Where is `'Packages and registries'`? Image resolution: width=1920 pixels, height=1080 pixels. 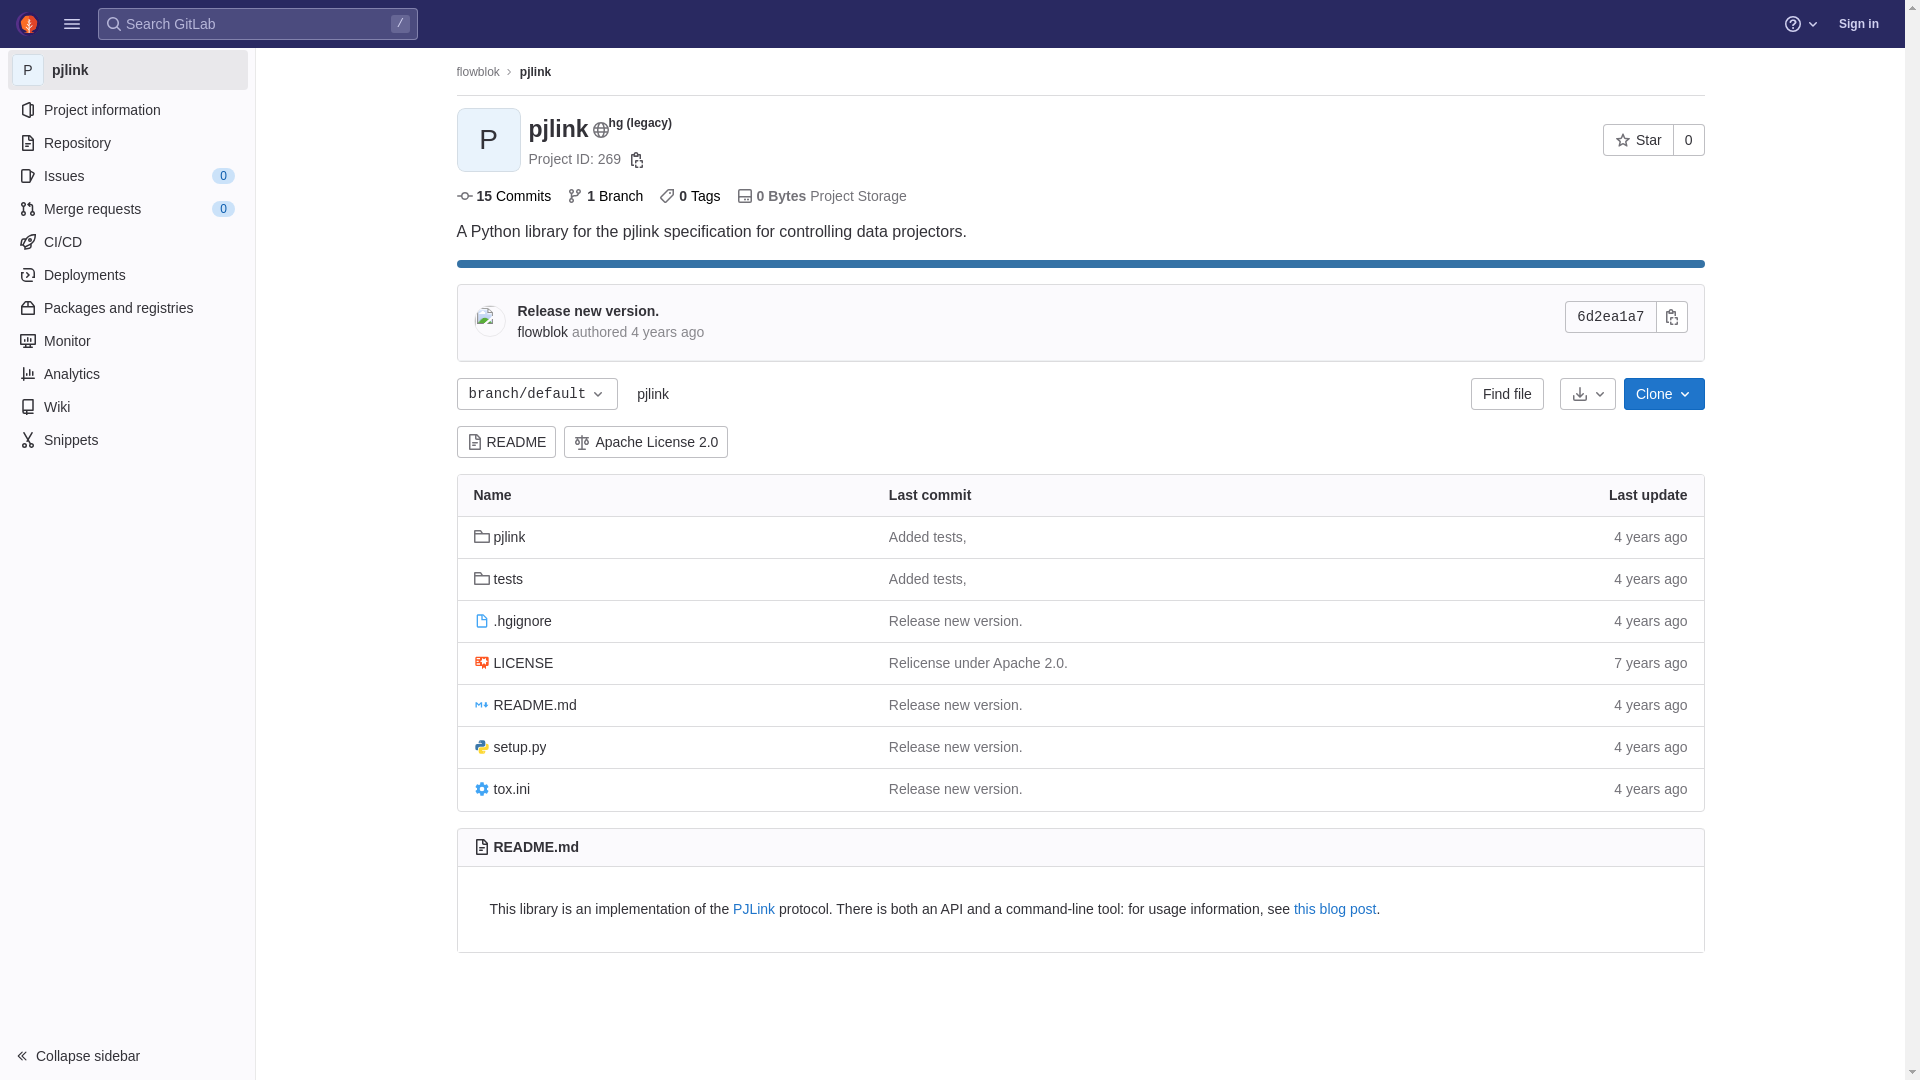
'Packages and registries' is located at coordinates (126, 308).